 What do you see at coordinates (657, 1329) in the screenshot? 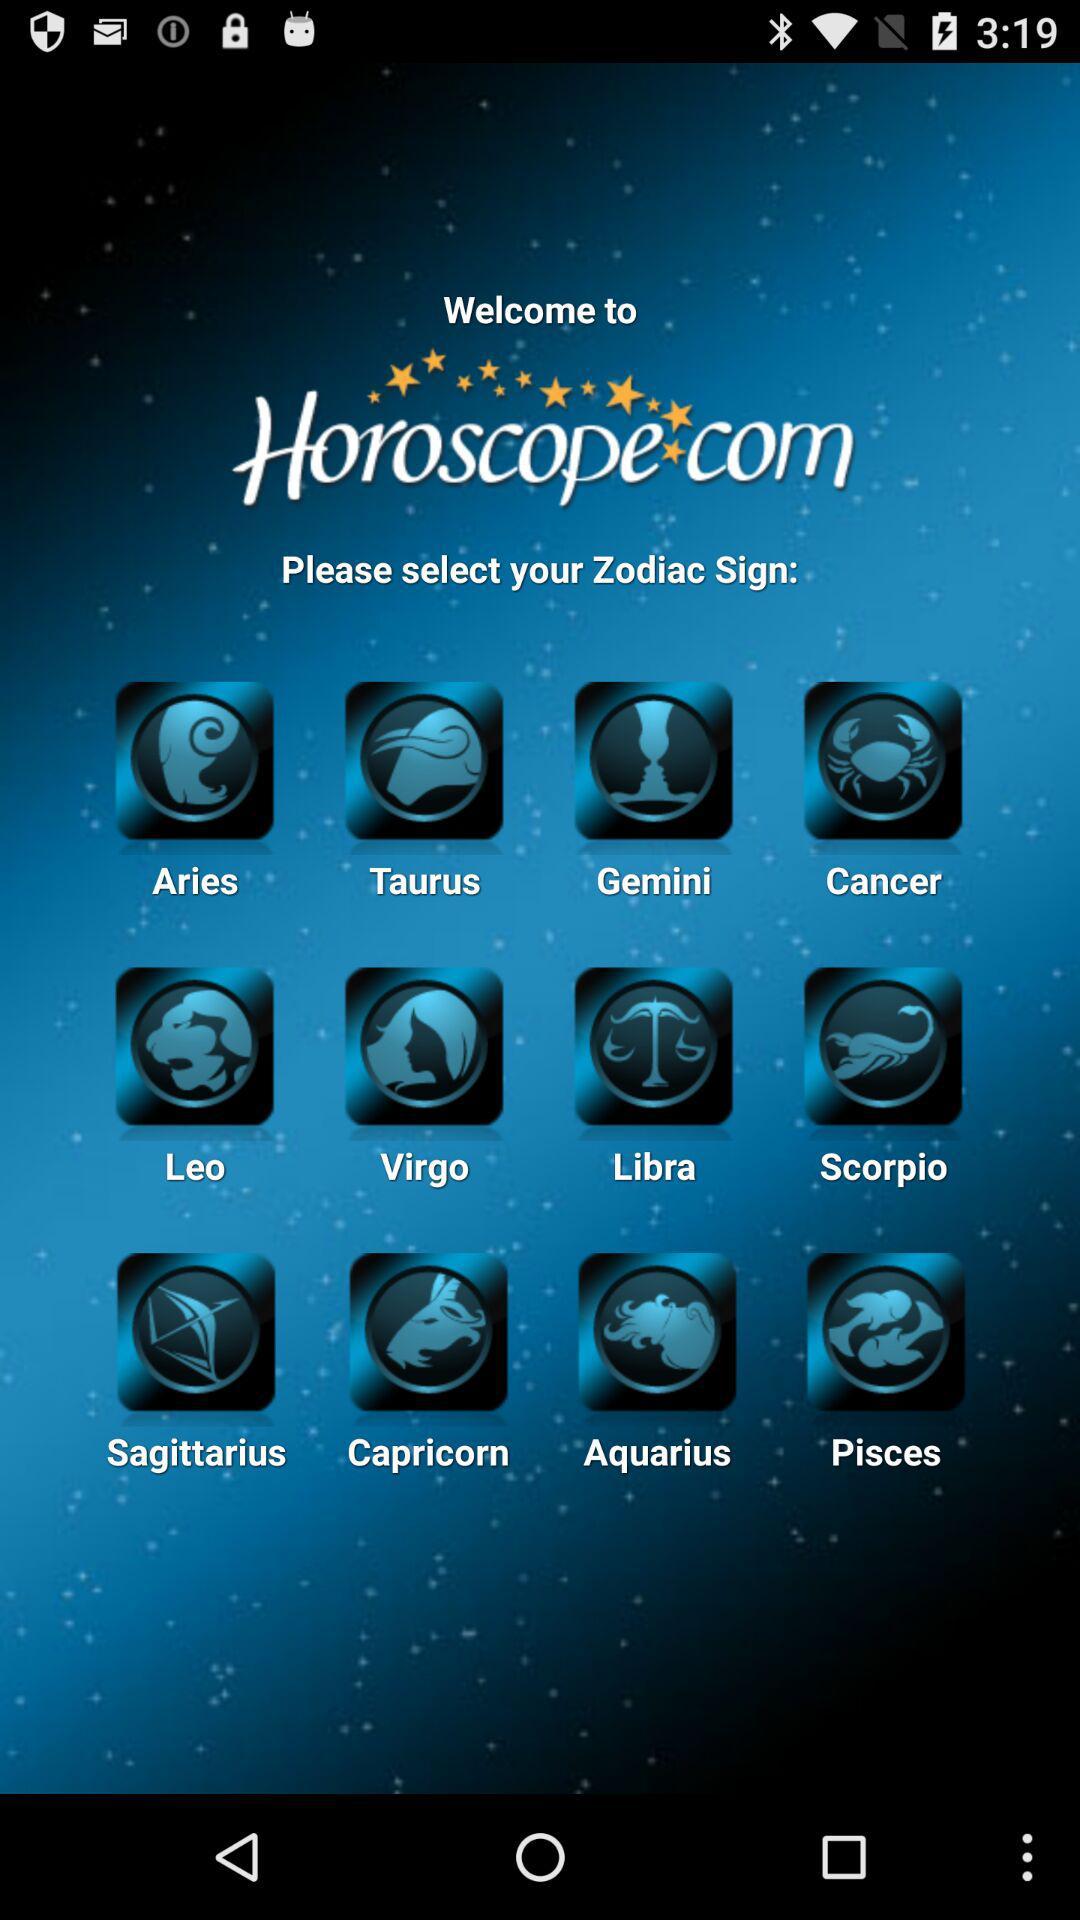
I see `aquarius` at bounding box center [657, 1329].